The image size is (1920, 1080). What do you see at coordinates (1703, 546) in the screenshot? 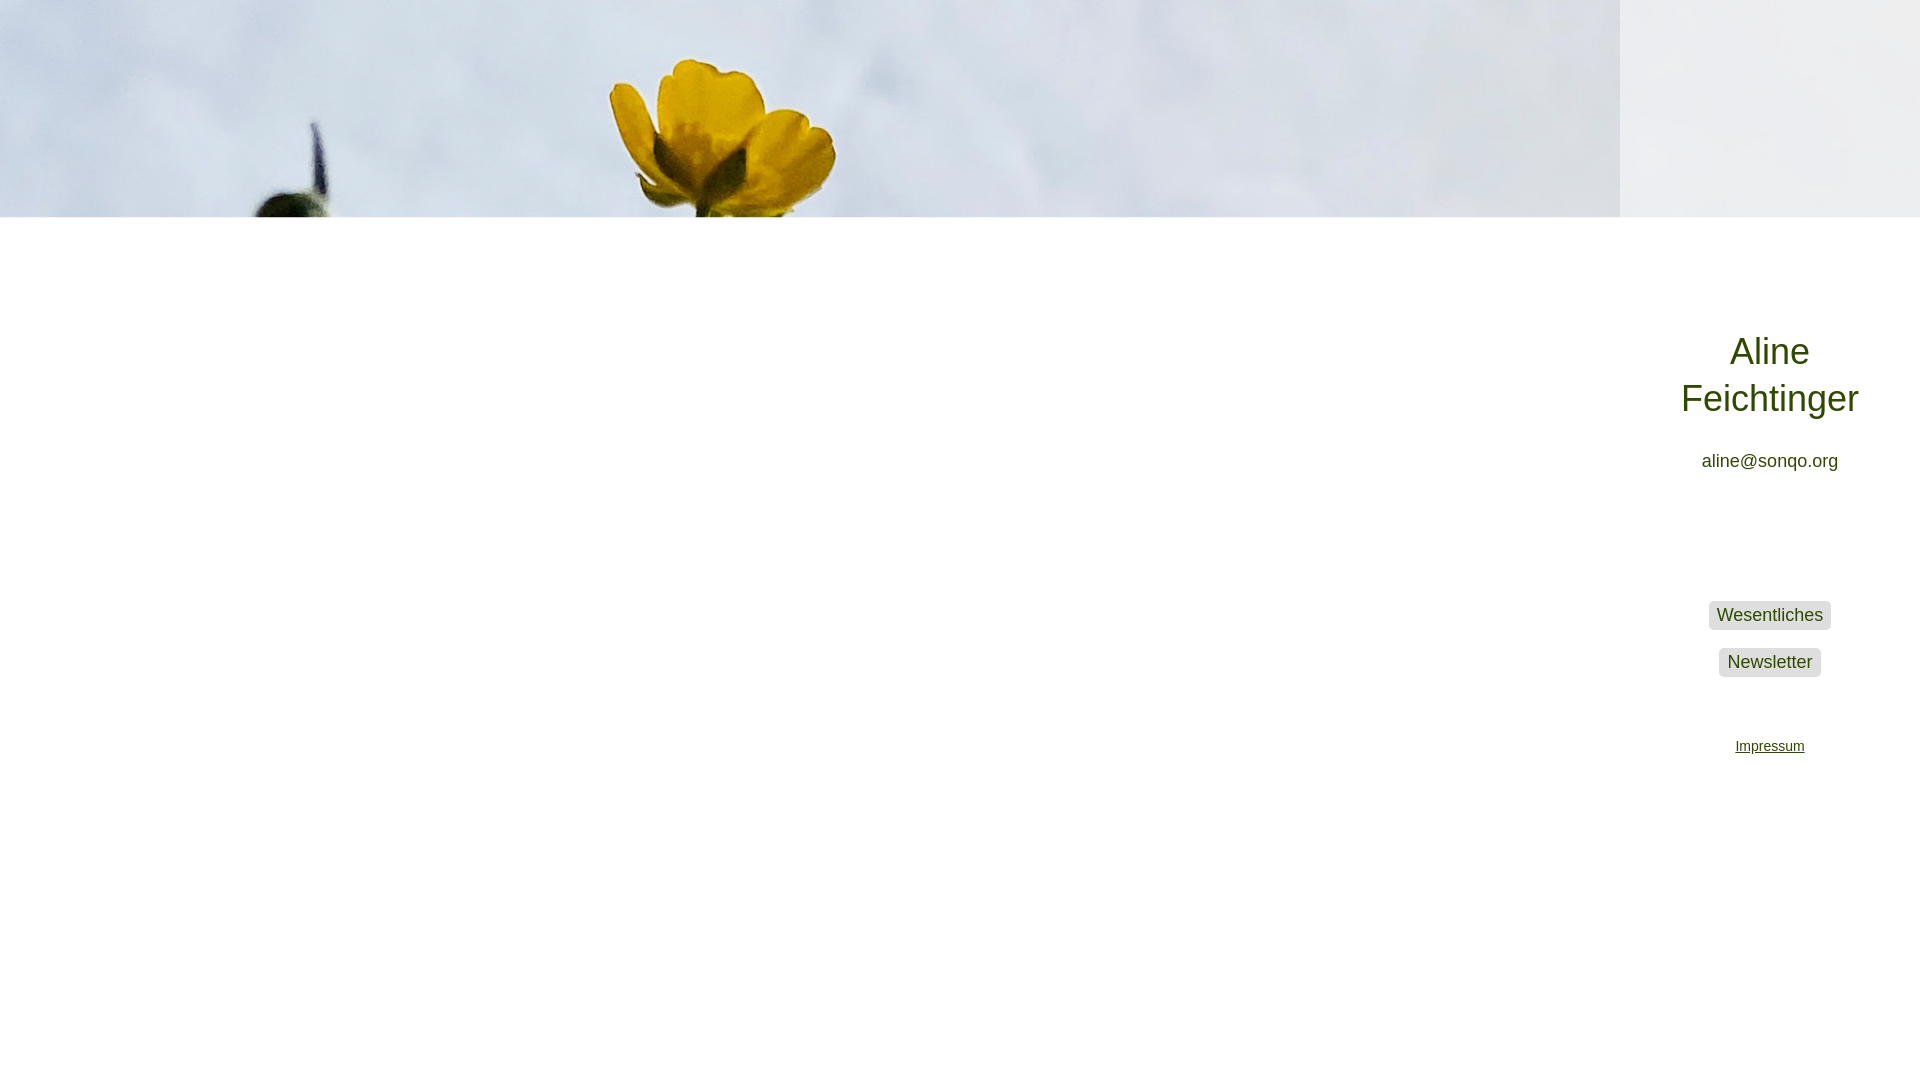
I see `'Heart Language Translator bei Facebook'` at bounding box center [1703, 546].